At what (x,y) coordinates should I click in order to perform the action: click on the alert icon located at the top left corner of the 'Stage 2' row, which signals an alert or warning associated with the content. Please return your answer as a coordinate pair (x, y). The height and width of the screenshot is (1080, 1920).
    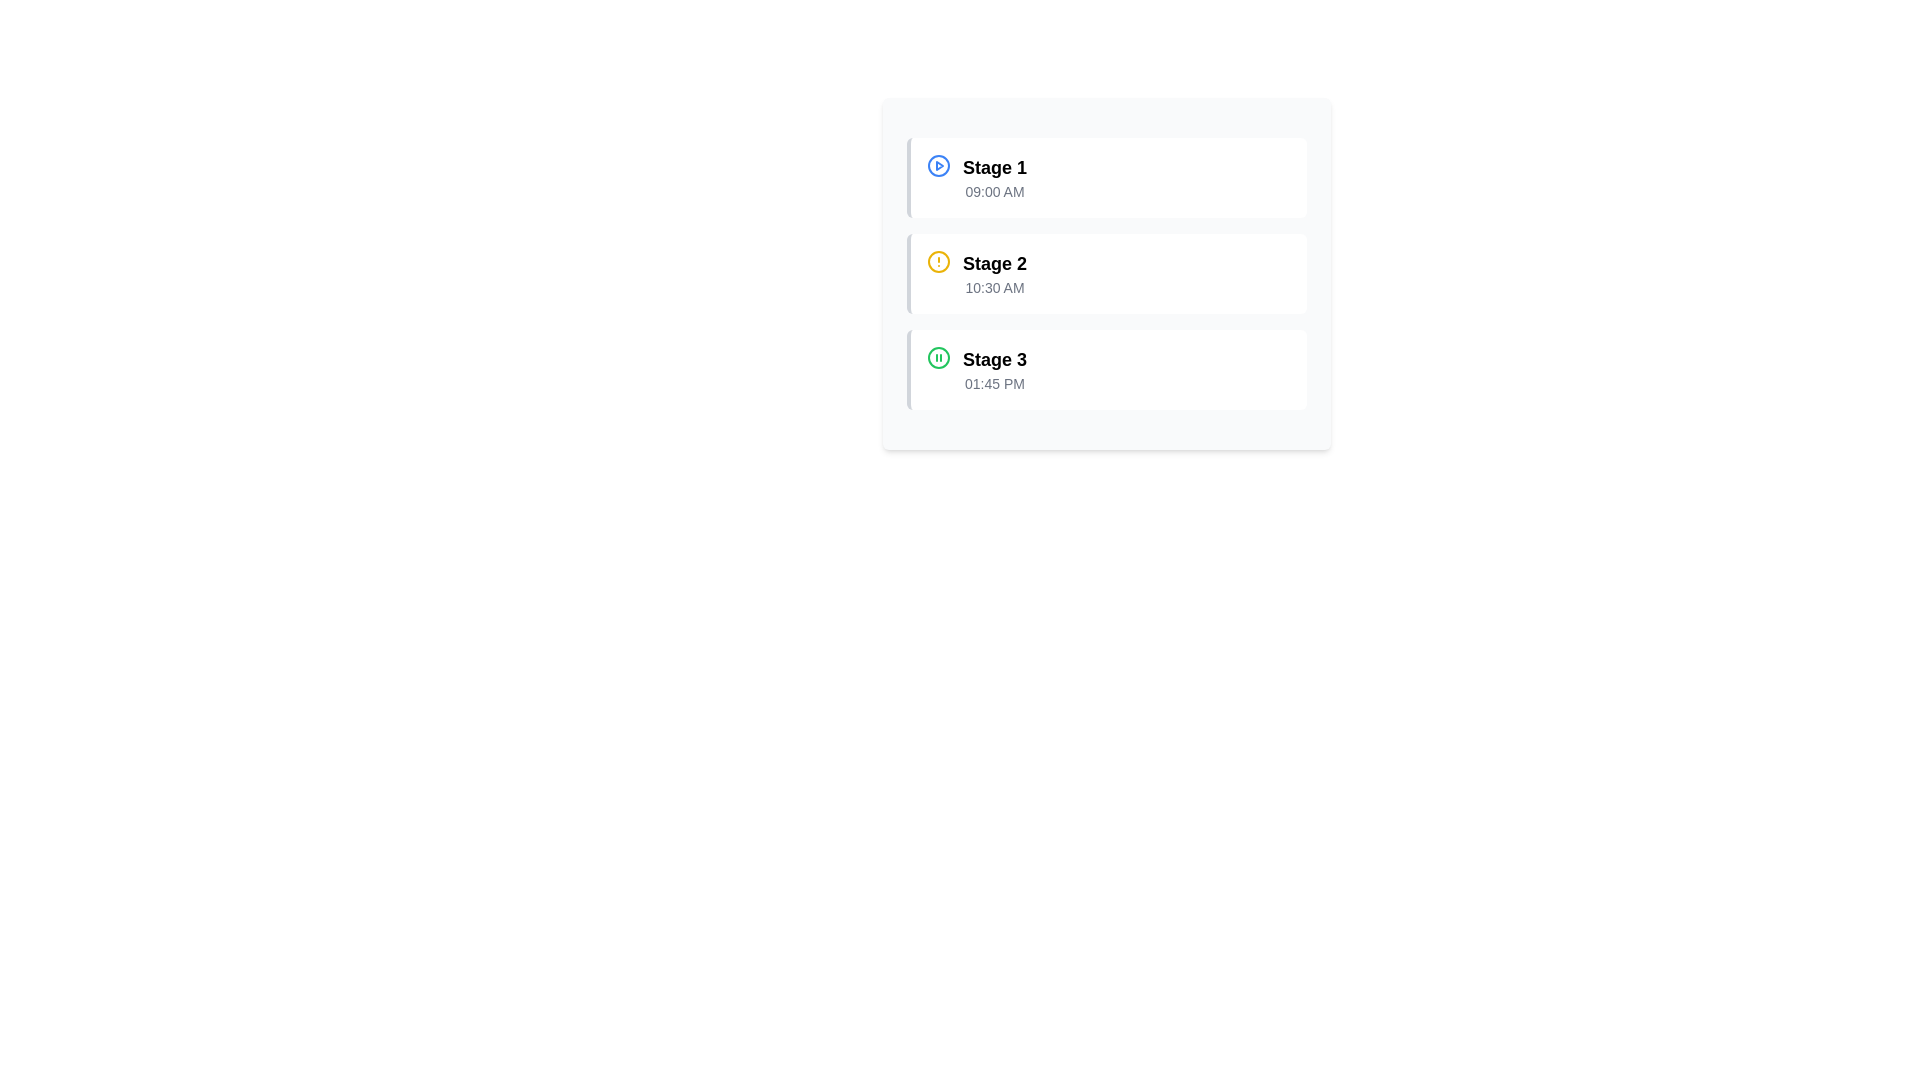
    Looking at the image, I should click on (938, 261).